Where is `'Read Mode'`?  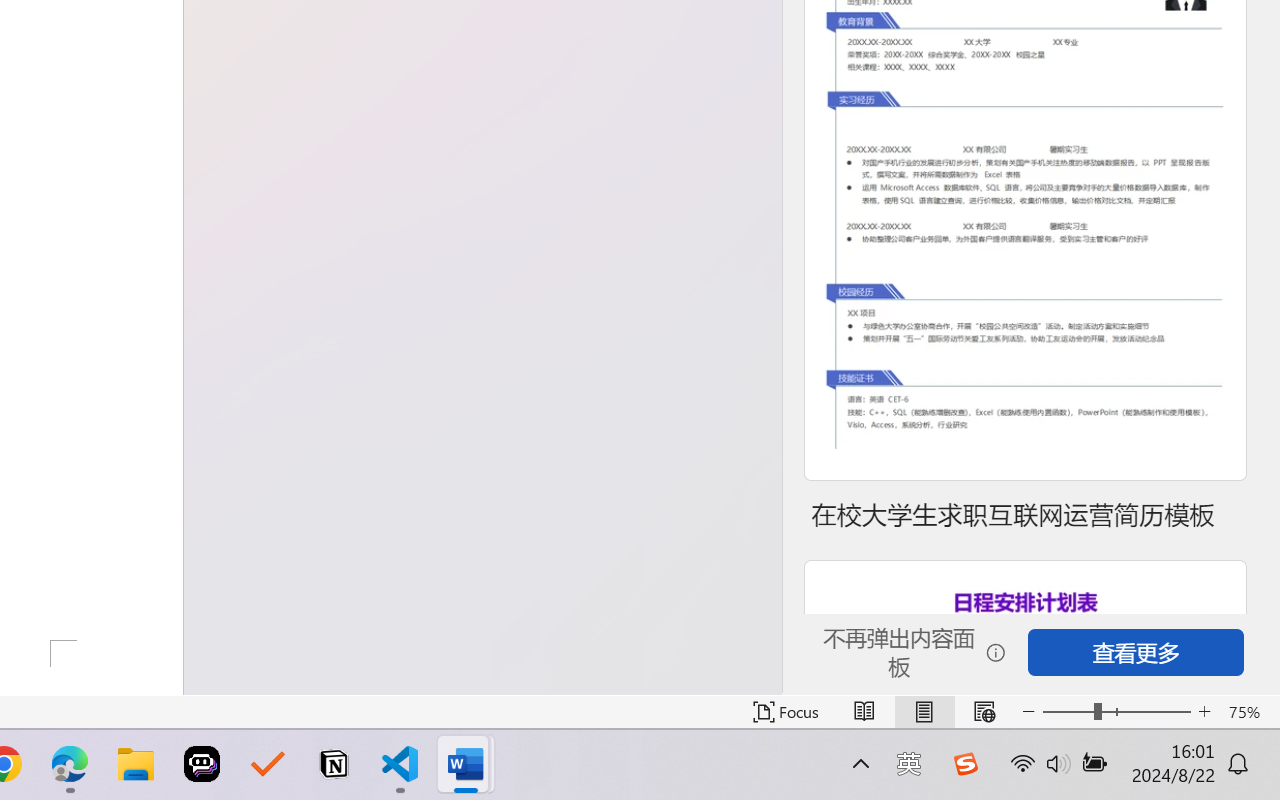
'Read Mode' is located at coordinates (864, 711).